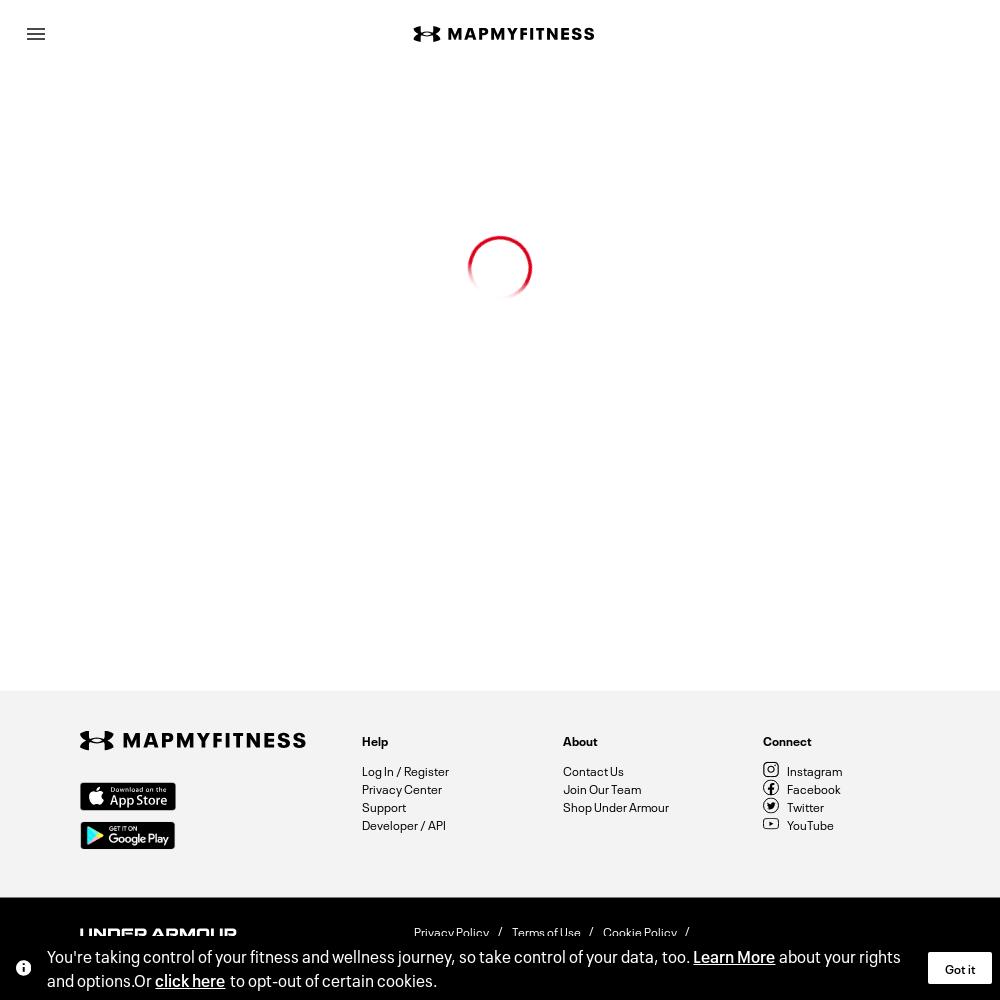 The height and width of the screenshot is (1000, 1000). I want to click on 'Privacy Center', so click(361, 787).